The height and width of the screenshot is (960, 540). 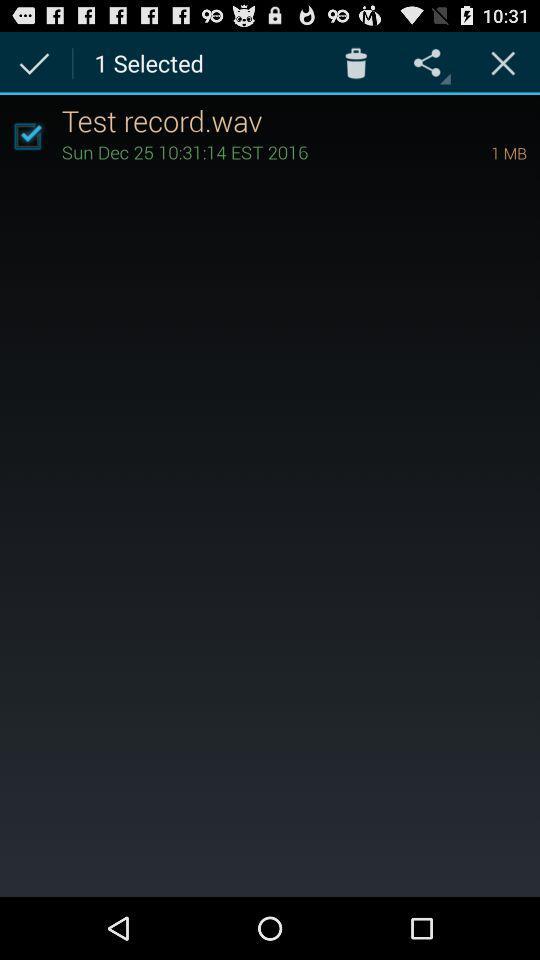 I want to click on the app below the test record.wav, so click(x=480, y=151).